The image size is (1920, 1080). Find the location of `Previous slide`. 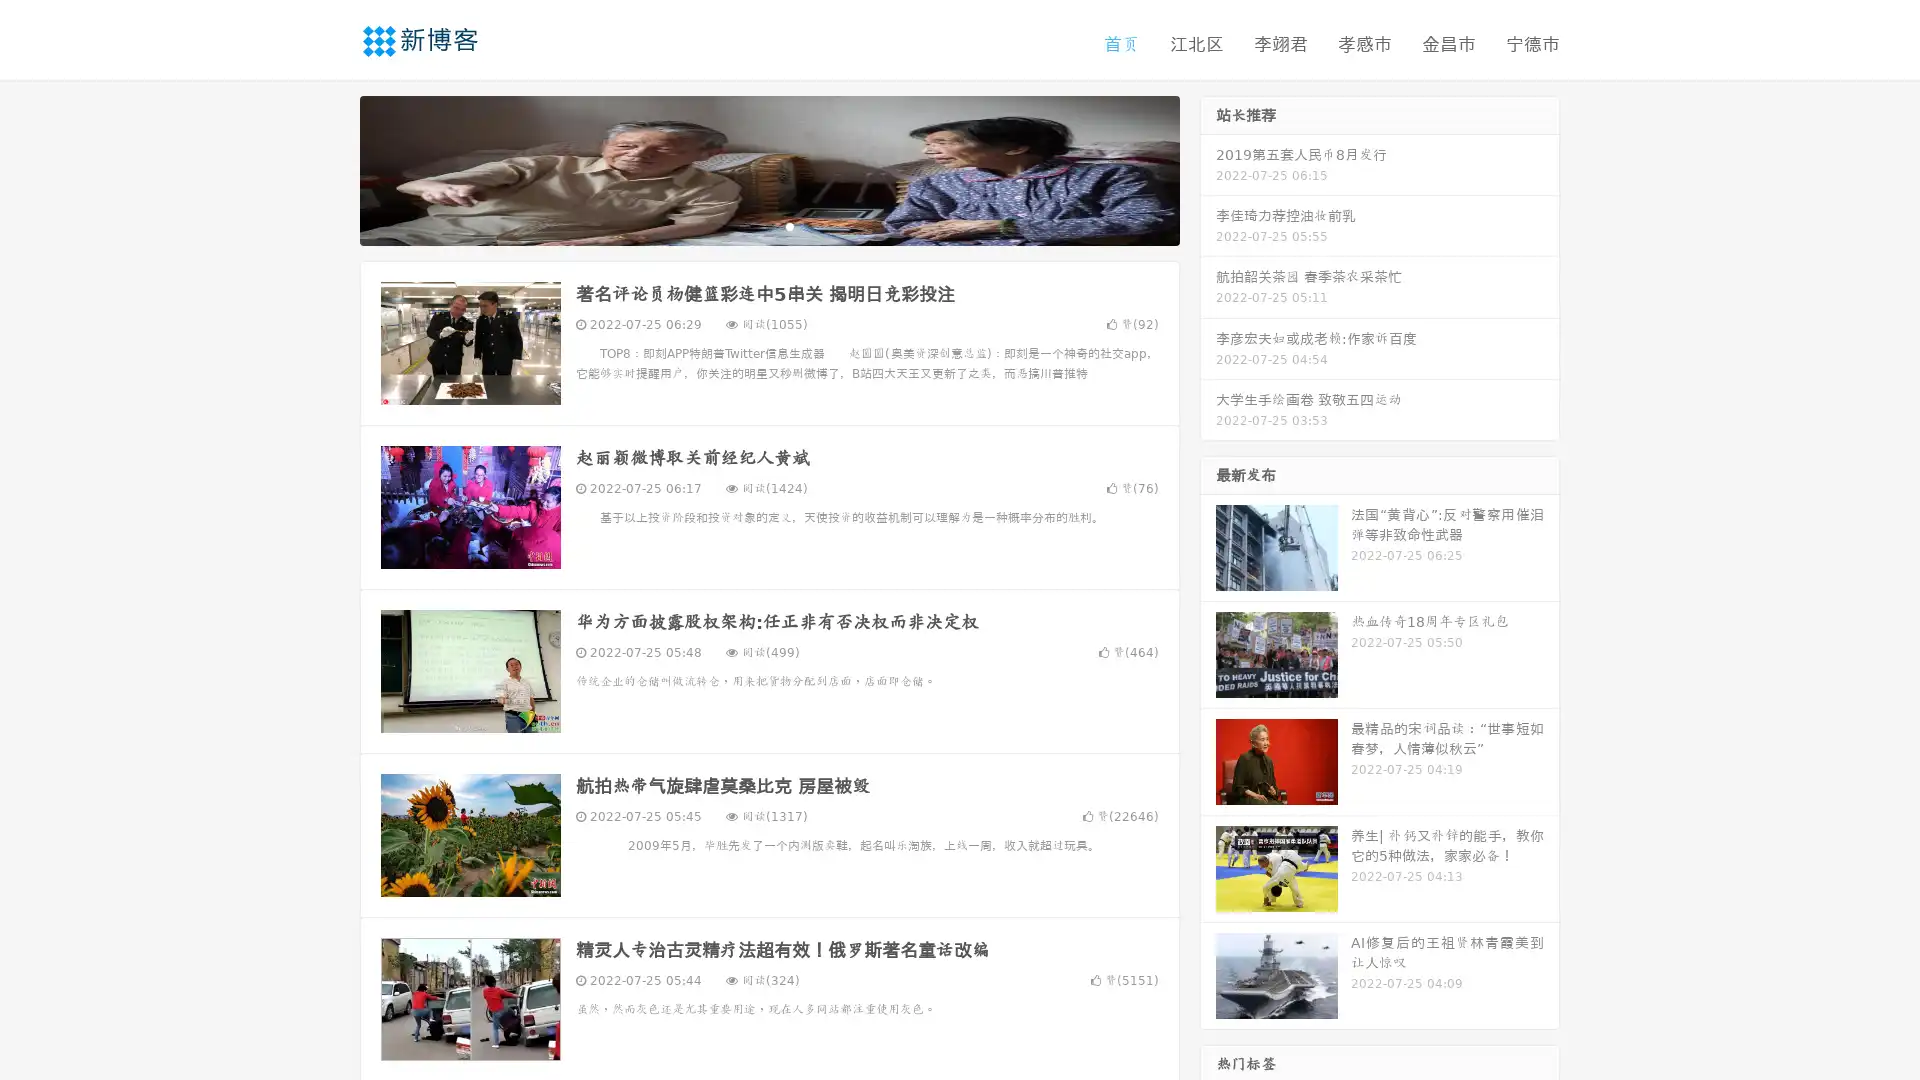

Previous slide is located at coordinates (330, 168).